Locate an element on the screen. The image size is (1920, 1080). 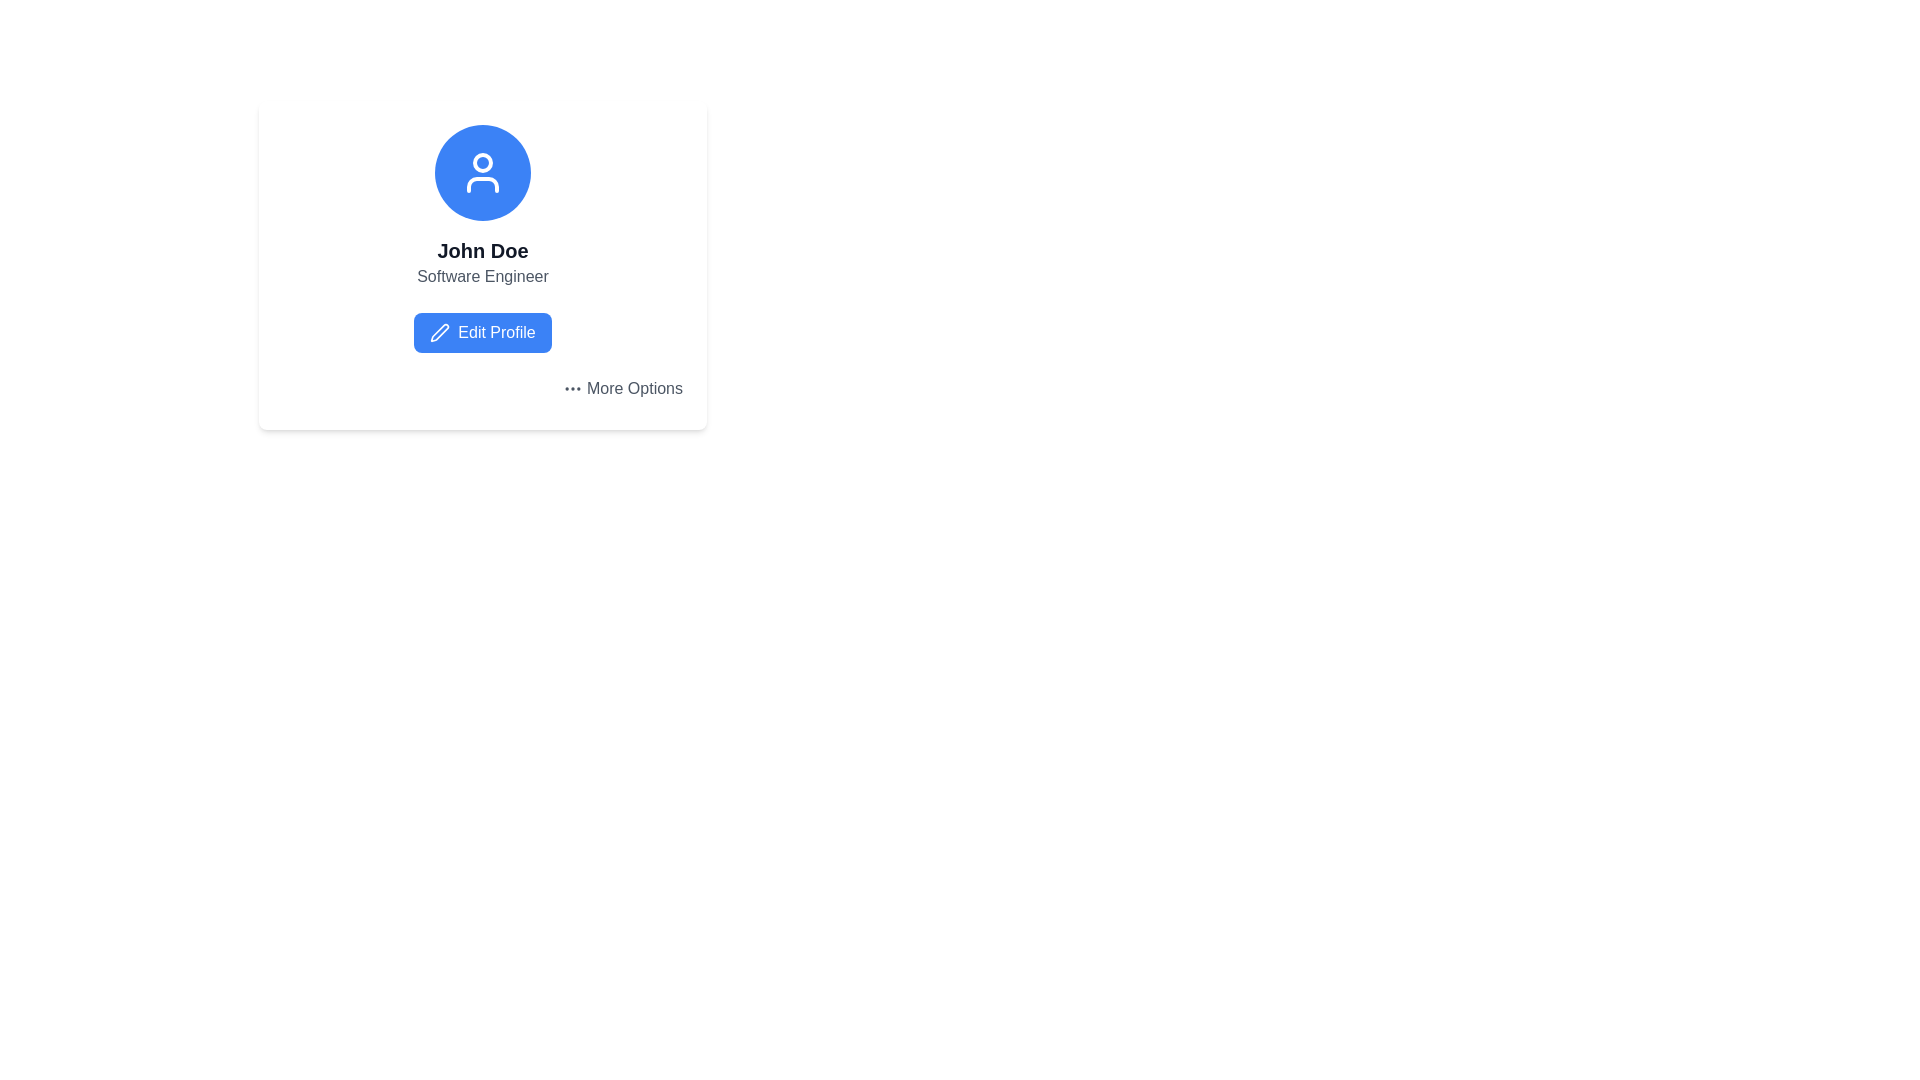
the text label displaying 'John Doe' in bold and large font, located in the user profile section, directly below the user avatar and above 'Software Engineer' is located at coordinates (483, 249).